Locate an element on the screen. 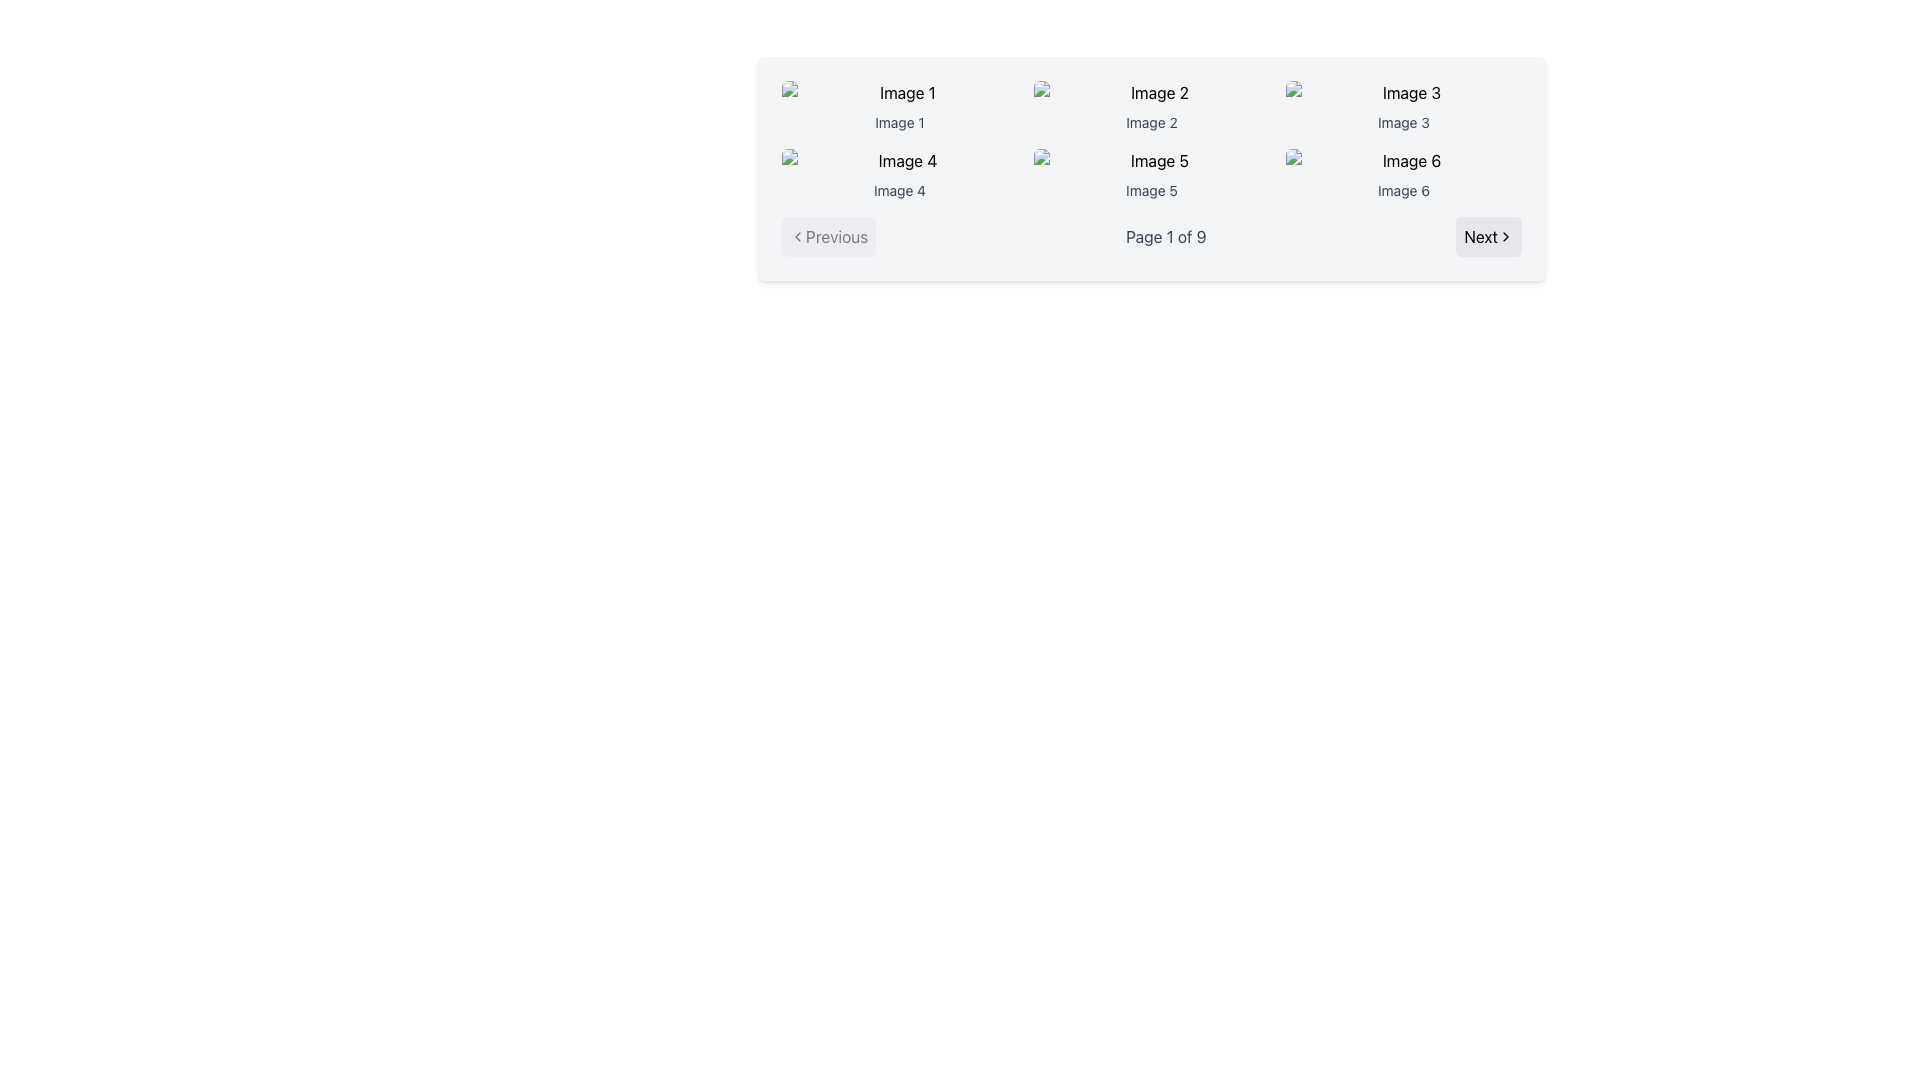 The height and width of the screenshot is (1080, 1920). the image with caption 'Image 4', which is styled with rounded corners and has a smaller gray text below it, located in the second row, first column of a 3x2 grid layout is located at coordinates (899, 173).